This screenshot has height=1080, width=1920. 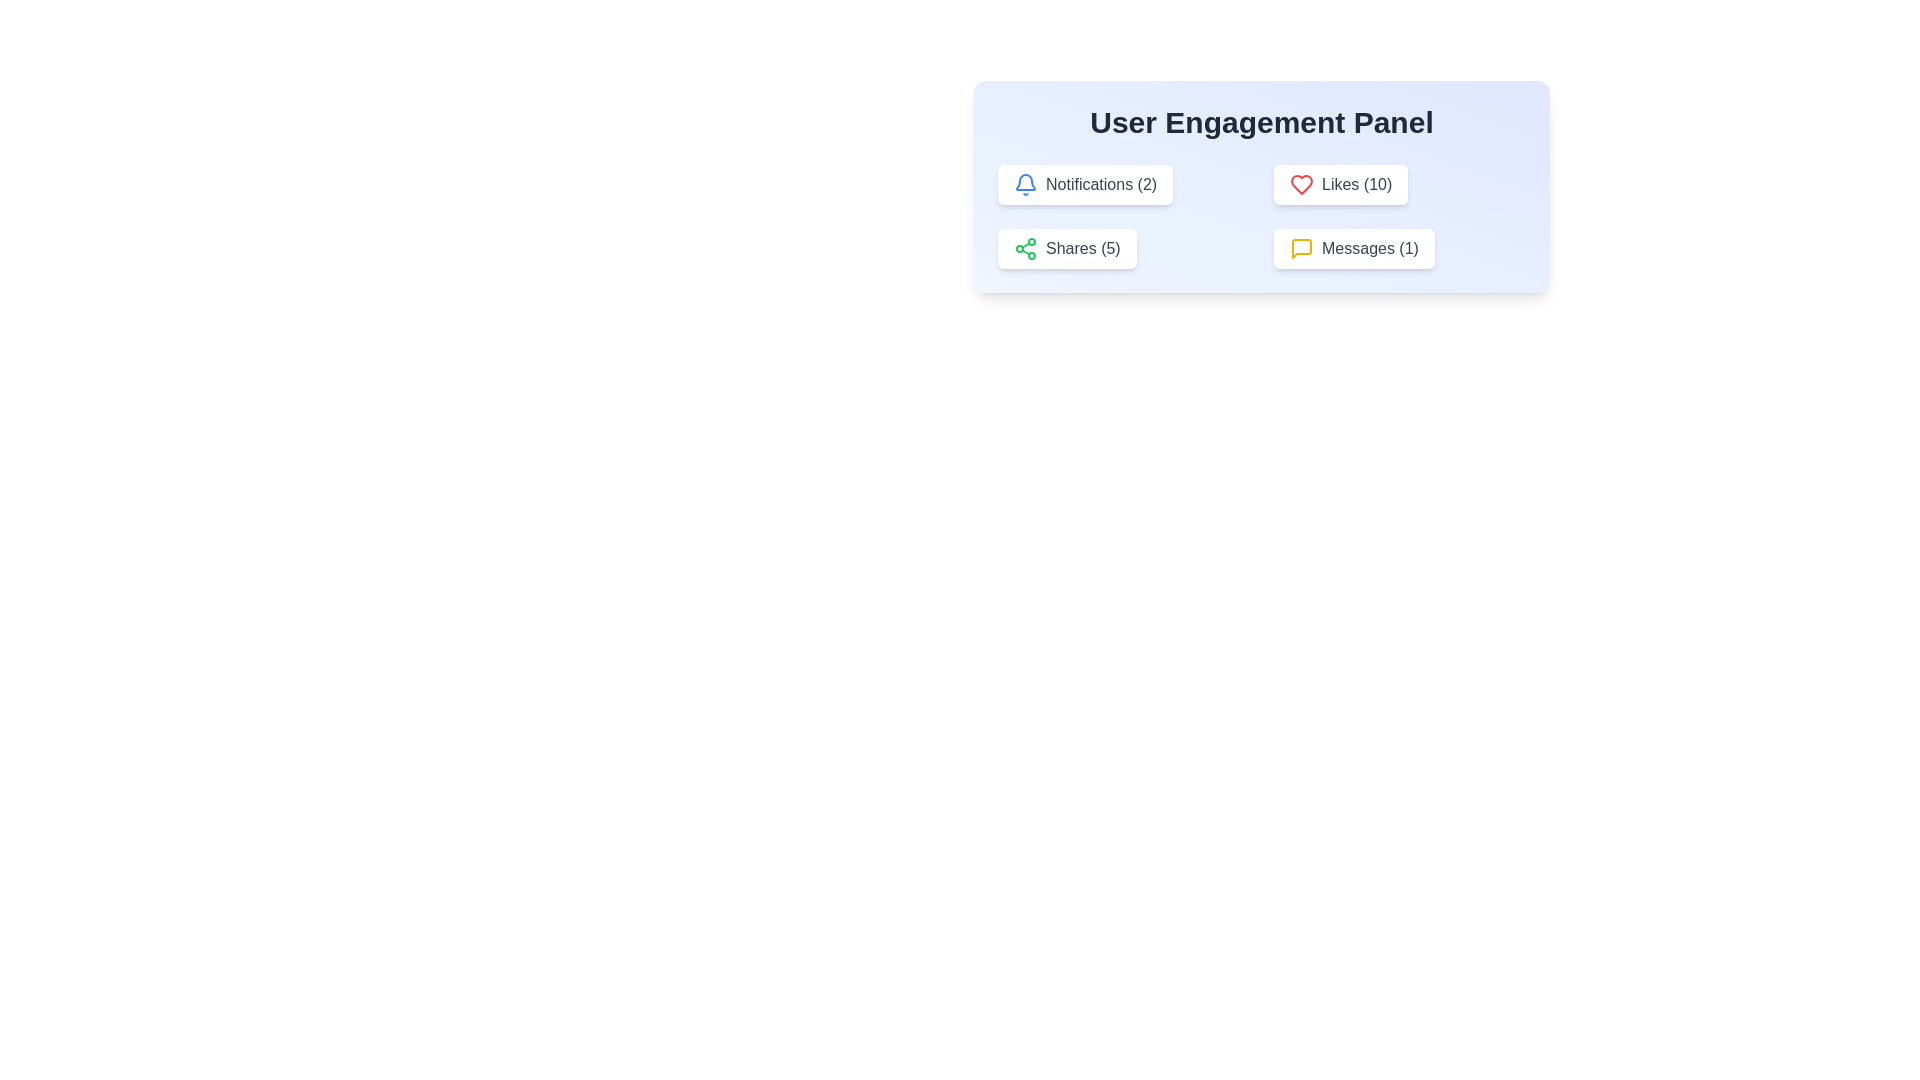 What do you see at coordinates (1123, 185) in the screenshot?
I see `the 'Notifications (2)' interactive label/button, which features a bell icon styled in blue` at bounding box center [1123, 185].